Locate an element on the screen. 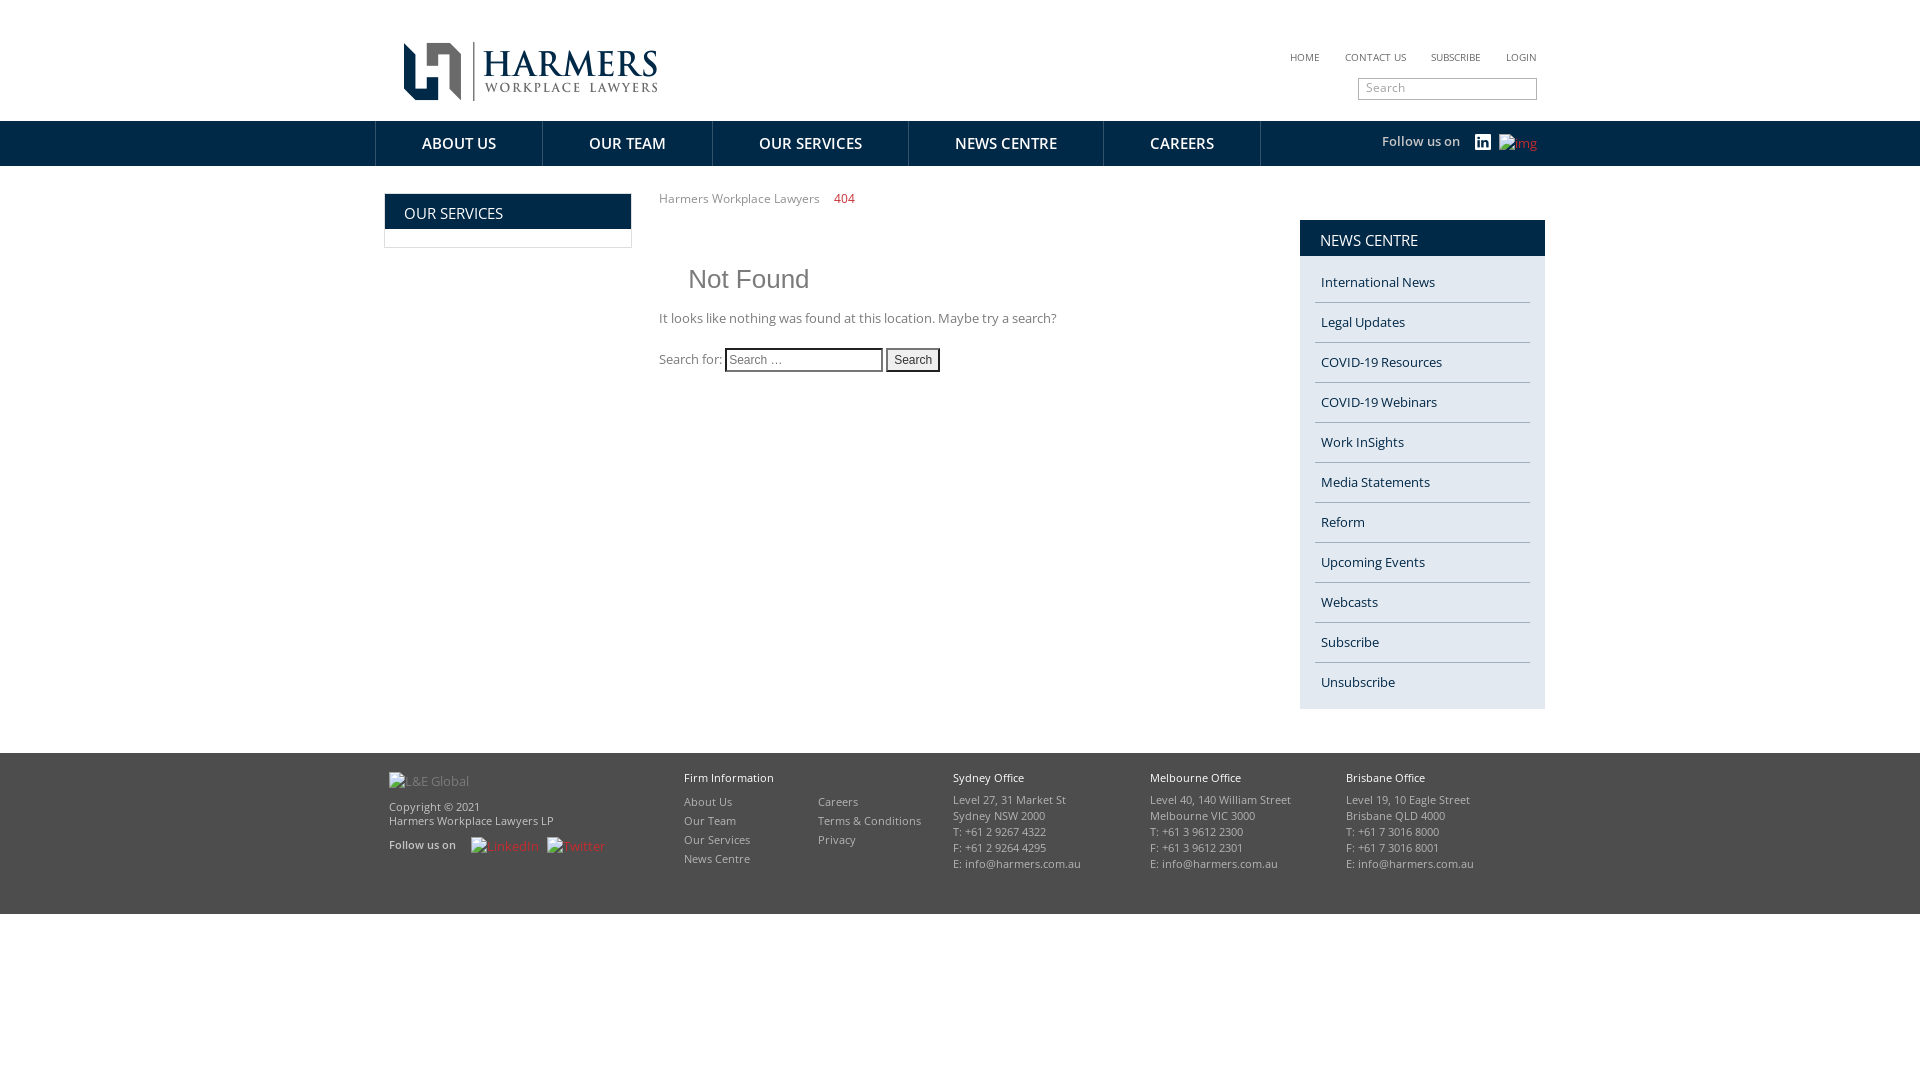 Image resolution: width=1920 pixels, height=1080 pixels. 'Media Statements' is located at coordinates (1421, 482).